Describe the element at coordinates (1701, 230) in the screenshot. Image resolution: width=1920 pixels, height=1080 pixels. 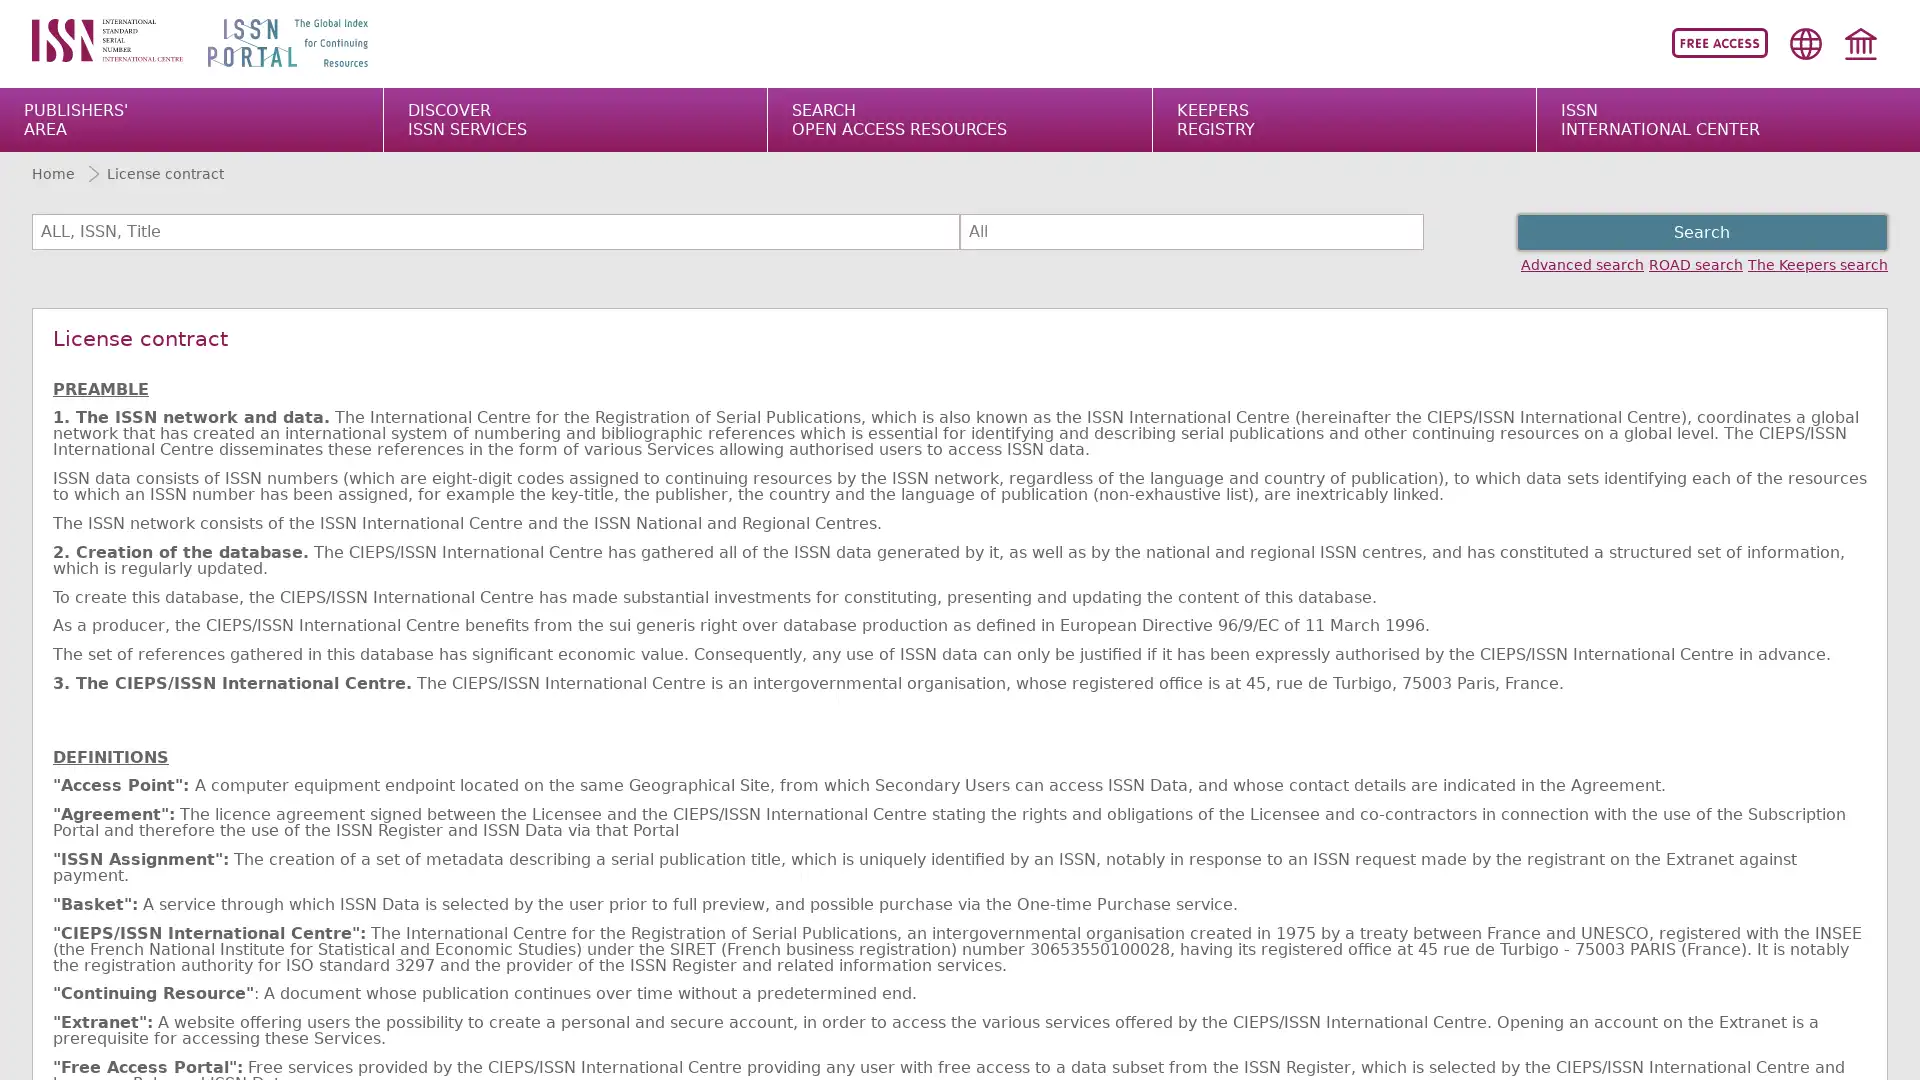
I see `Search` at that location.